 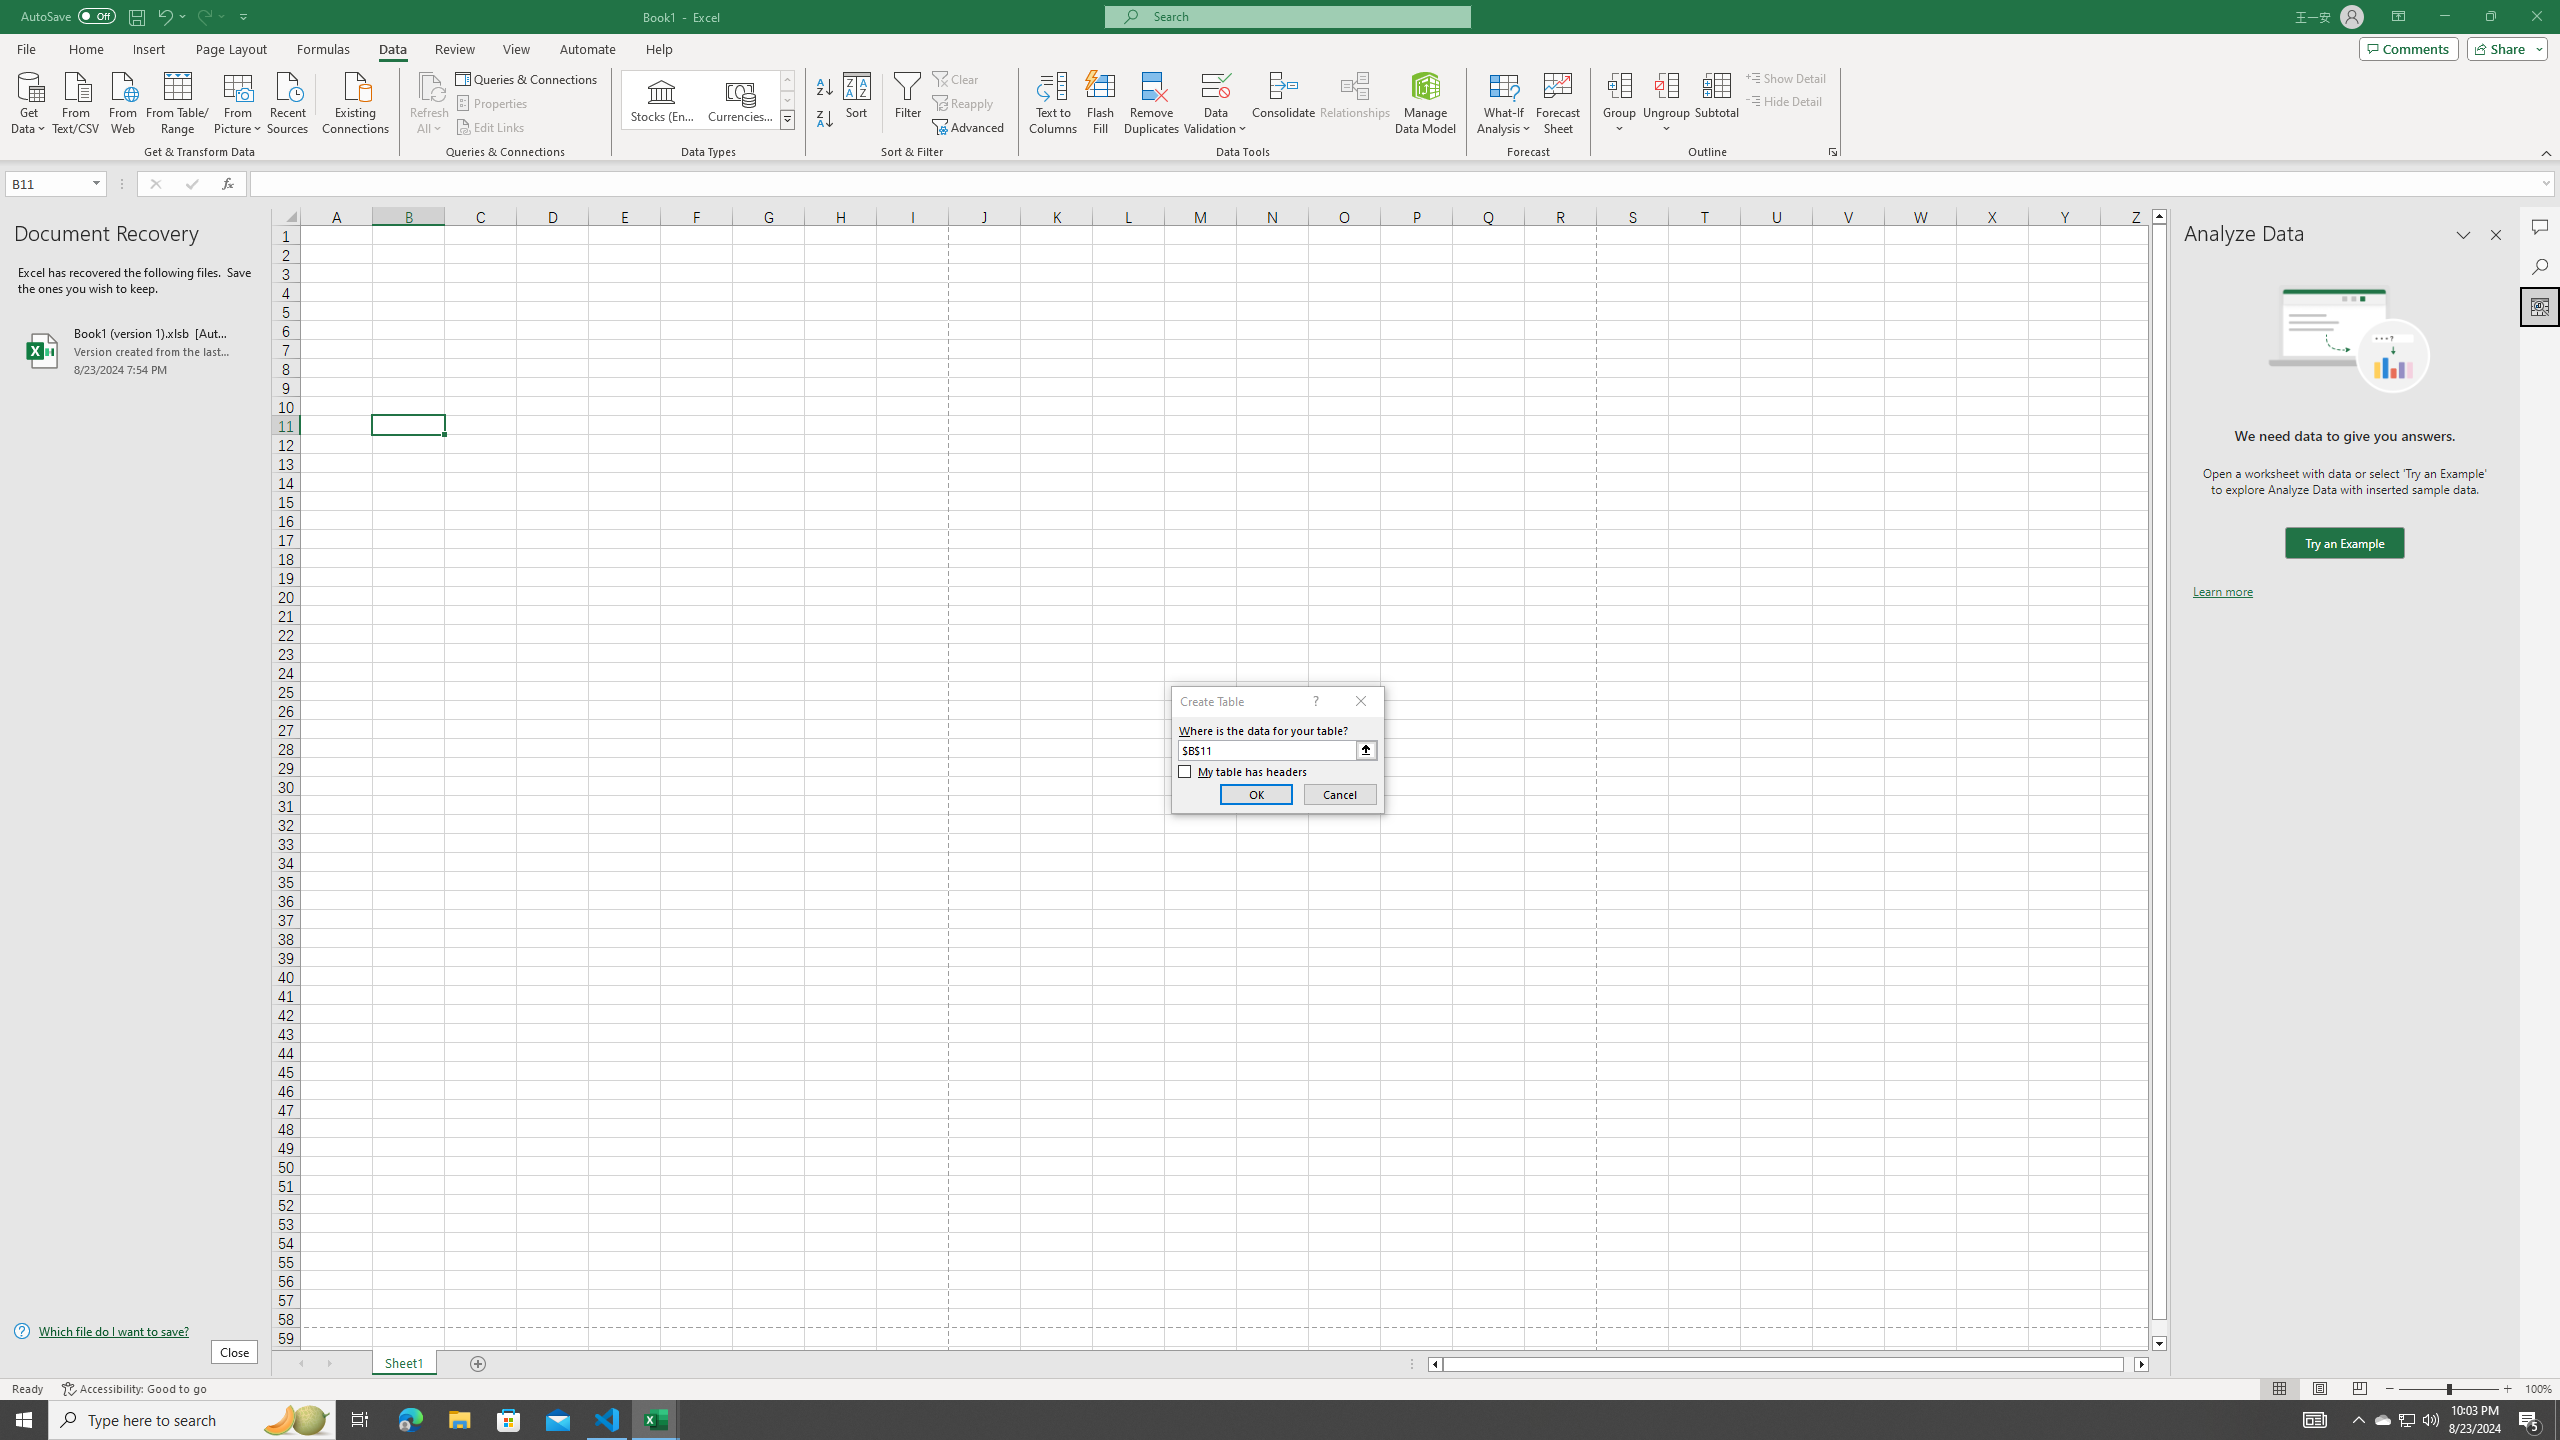 I want to click on 'Line down', so click(x=2159, y=1344).